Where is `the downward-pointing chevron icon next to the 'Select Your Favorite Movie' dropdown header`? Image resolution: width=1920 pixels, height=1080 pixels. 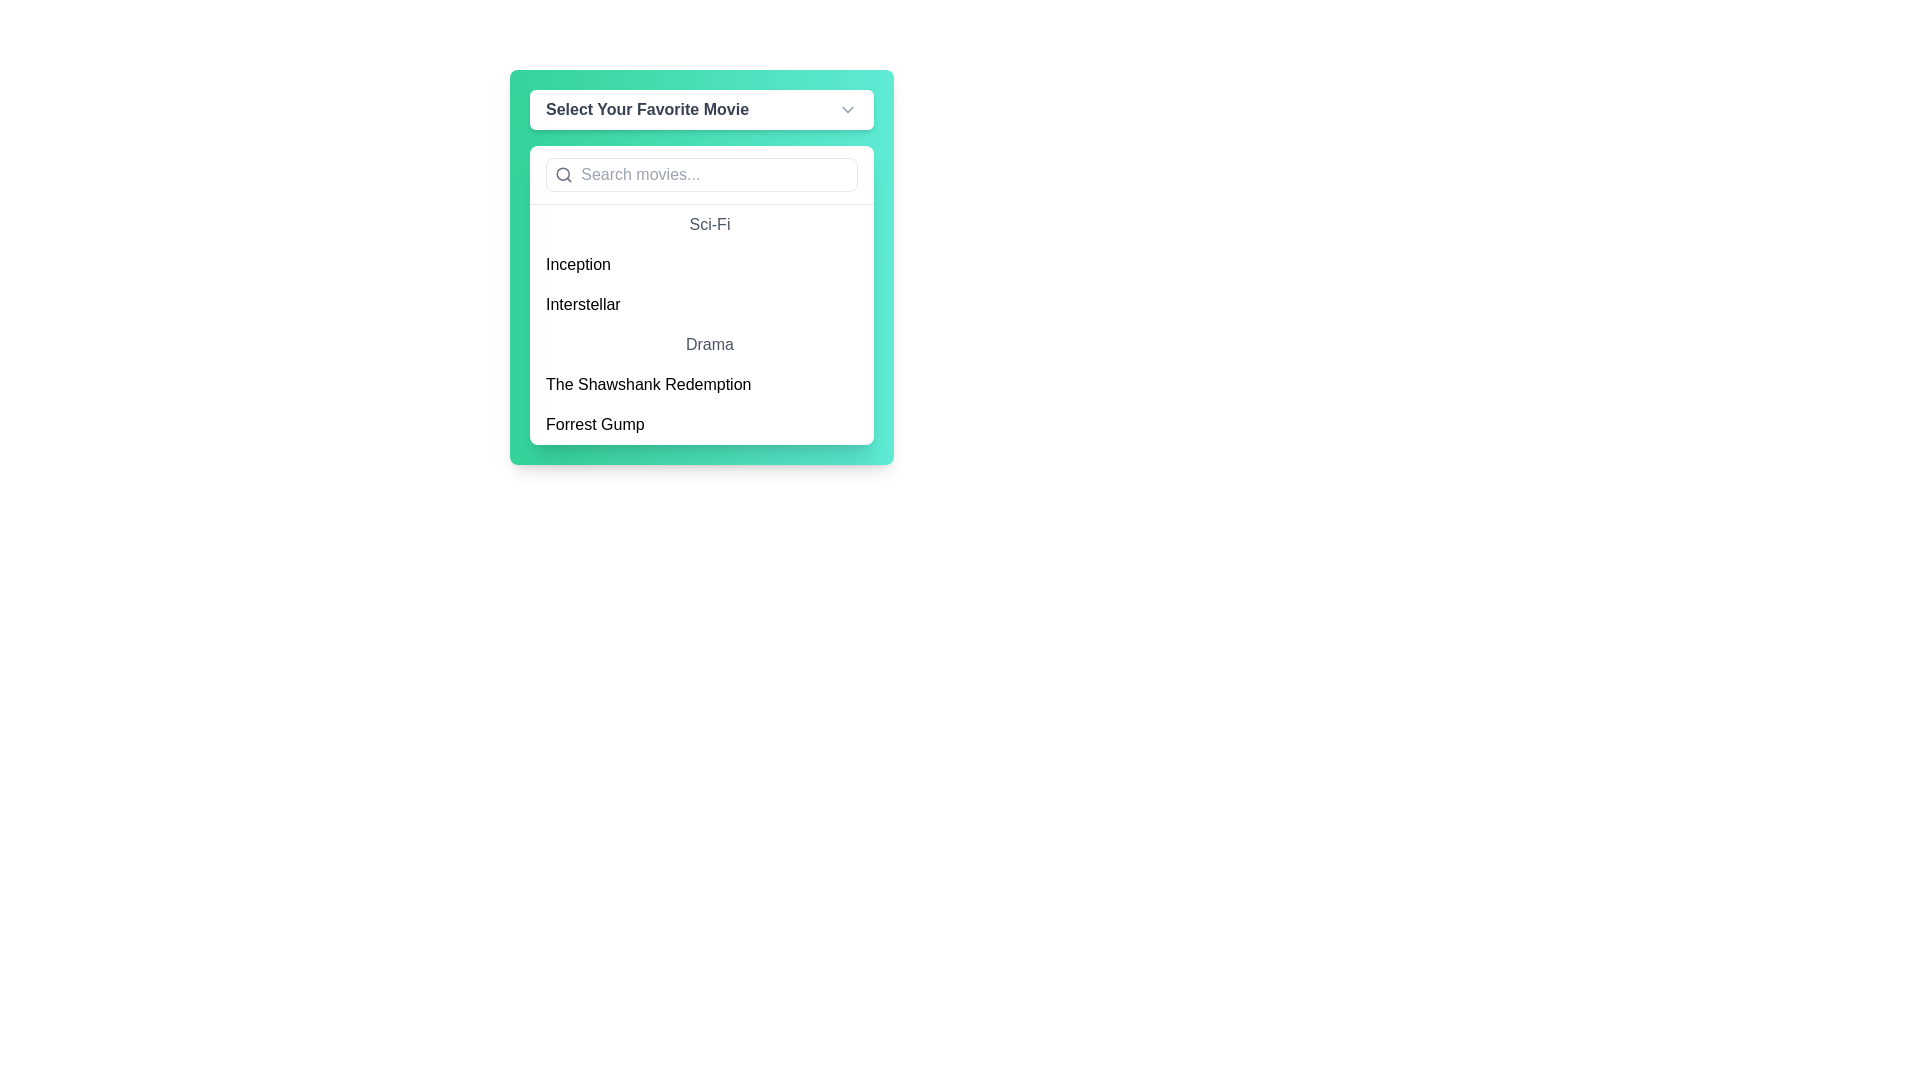
the downward-pointing chevron icon next to the 'Select Your Favorite Movie' dropdown header is located at coordinates (848, 110).